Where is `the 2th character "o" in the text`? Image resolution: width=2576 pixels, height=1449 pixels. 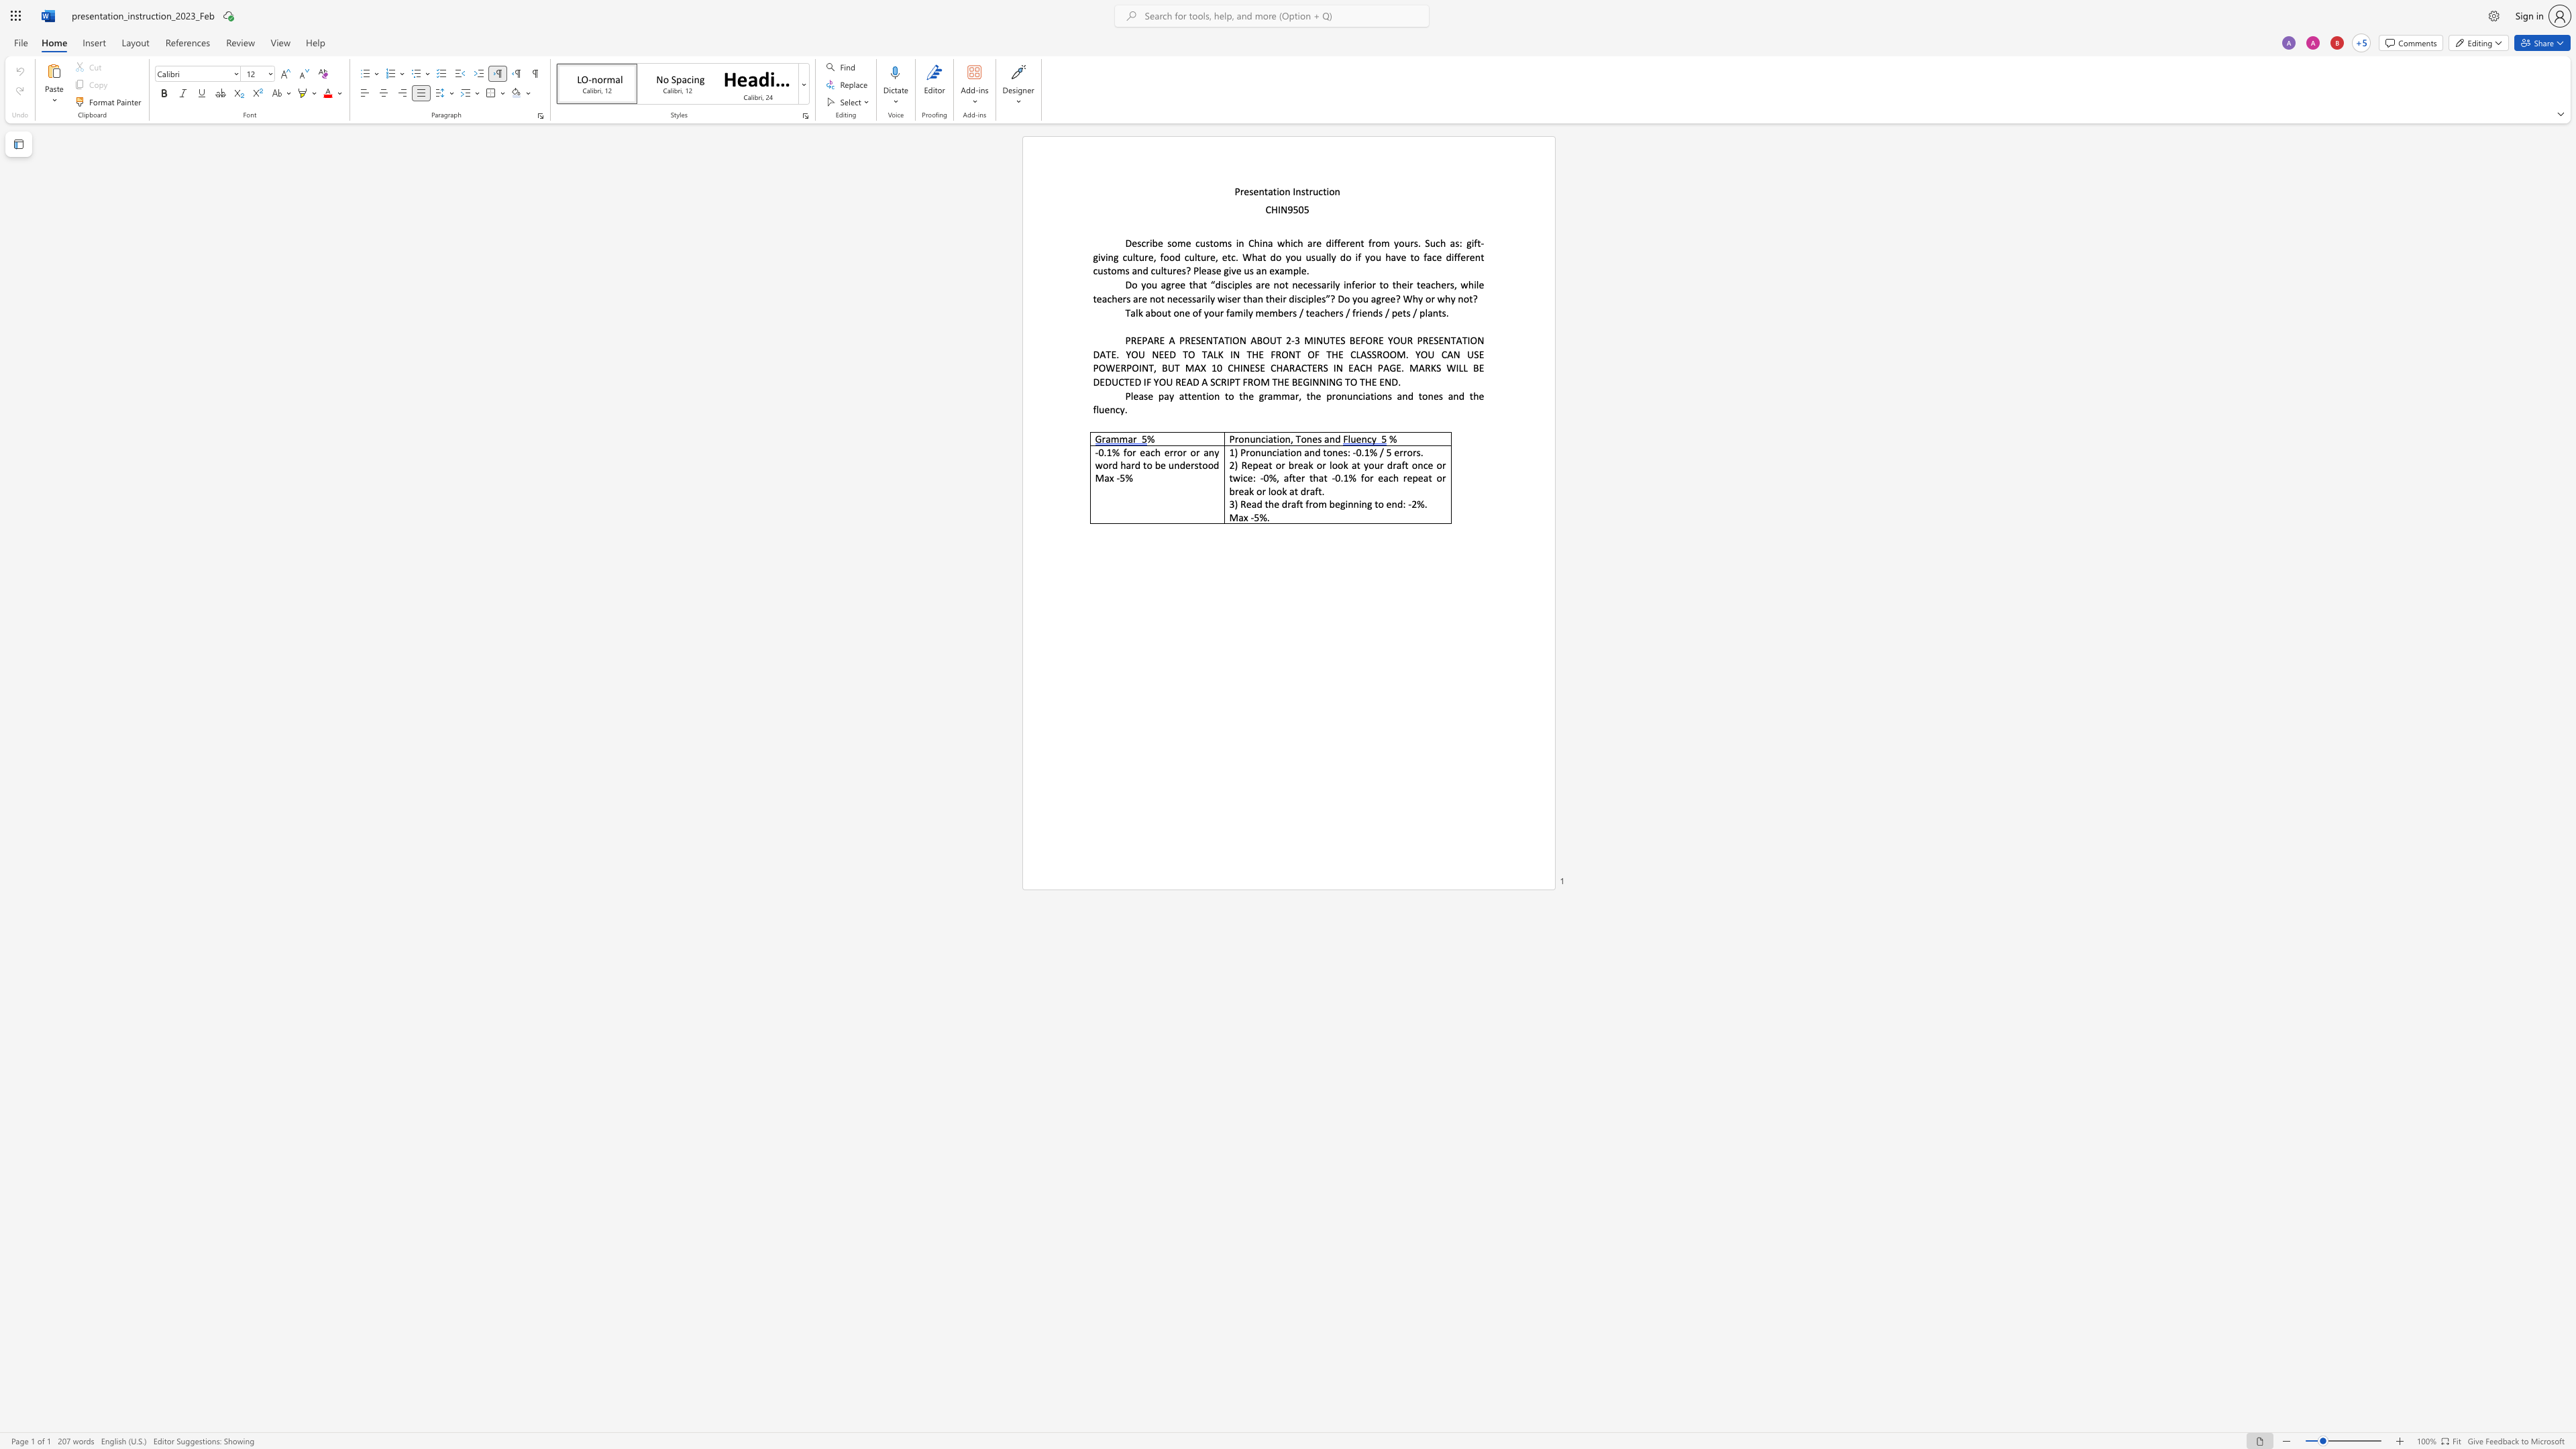 the 2th character "o" in the text is located at coordinates (1281, 439).